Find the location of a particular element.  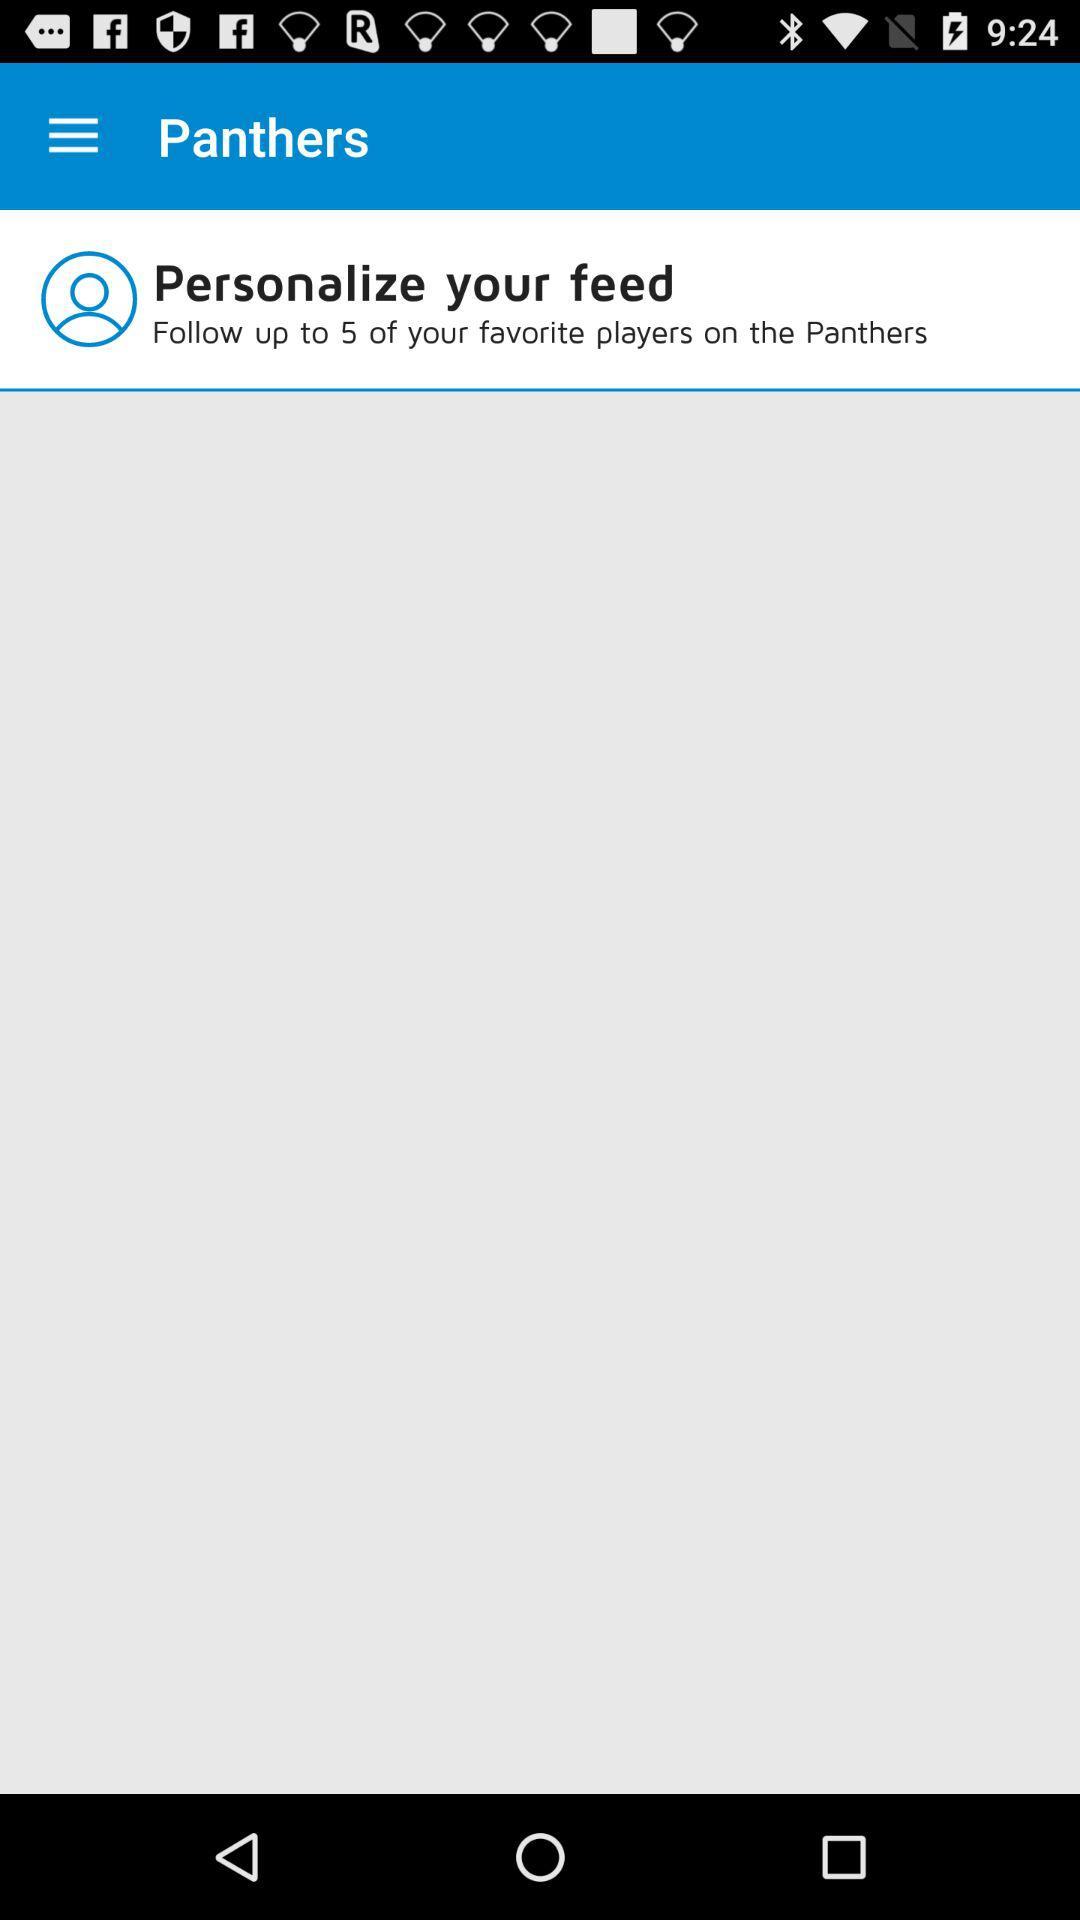

settings option is located at coordinates (72, 135).